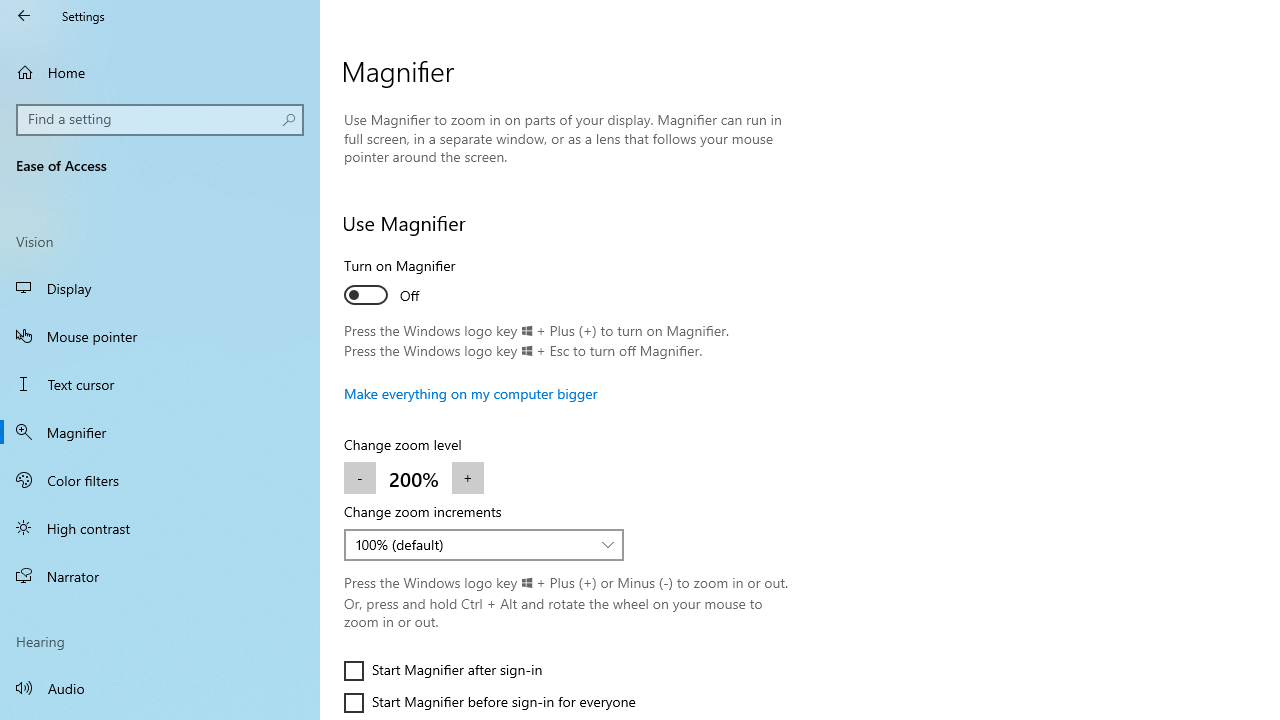 Image resolution: width=1280 pixels, height=720 pixels. What do you see at coordinates (160, 119) in the screenshot?
I see `'Search box, Find a setting'` at bounding box center [160, 119].